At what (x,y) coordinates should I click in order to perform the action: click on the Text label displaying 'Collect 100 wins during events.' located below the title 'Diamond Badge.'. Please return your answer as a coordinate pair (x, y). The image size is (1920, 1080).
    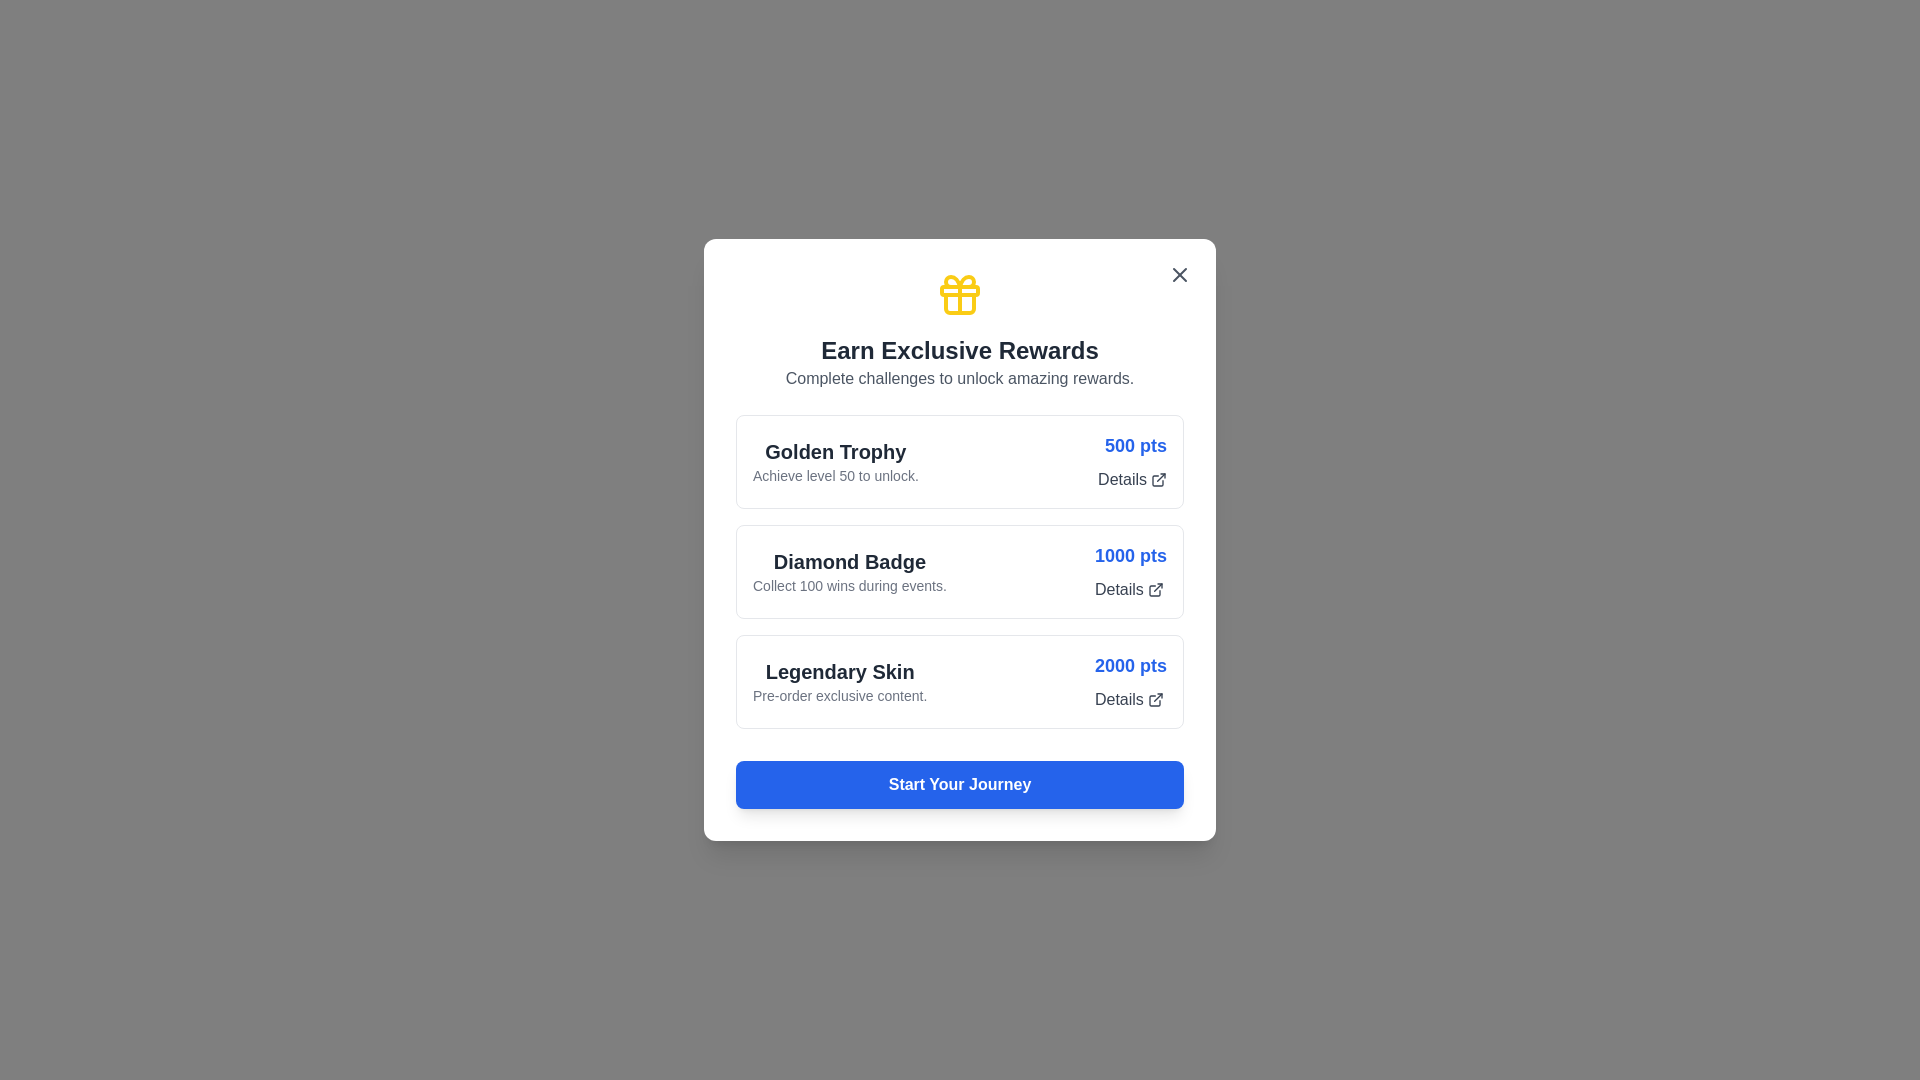
    Looking at the image, I should click on (849, 585).